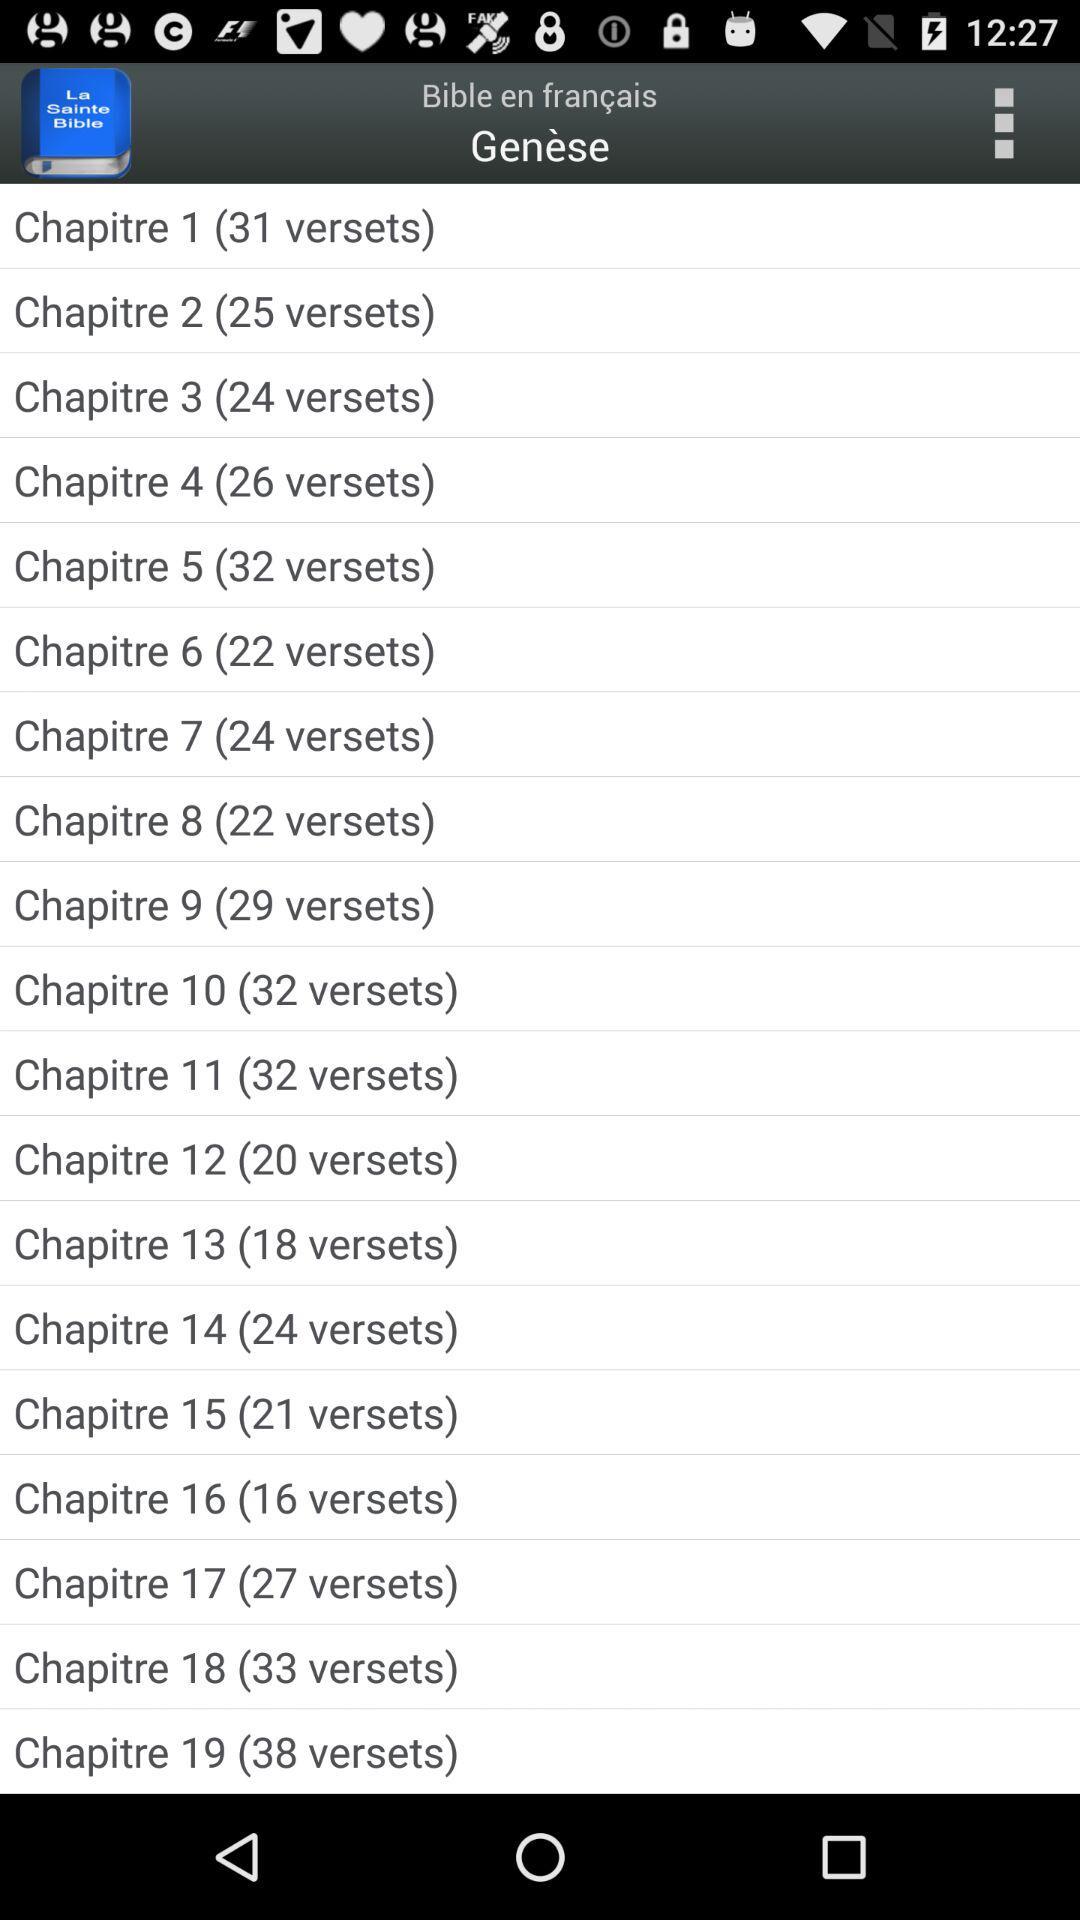 Image resolution: width=1080 pixels, height=1920 pixels. What do you see at coordinates (540, 480) in the screenshot?
I see `icon below the chapitre 3 24 item` at bounding box center [540, 480].